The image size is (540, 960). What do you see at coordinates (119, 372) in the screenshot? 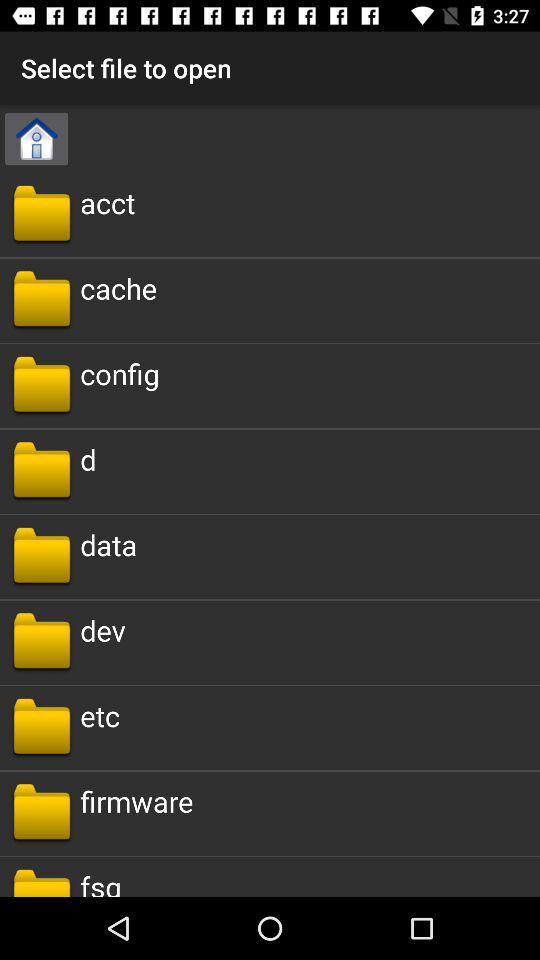
I see `item below cache item` at bounding box center [119, 372].